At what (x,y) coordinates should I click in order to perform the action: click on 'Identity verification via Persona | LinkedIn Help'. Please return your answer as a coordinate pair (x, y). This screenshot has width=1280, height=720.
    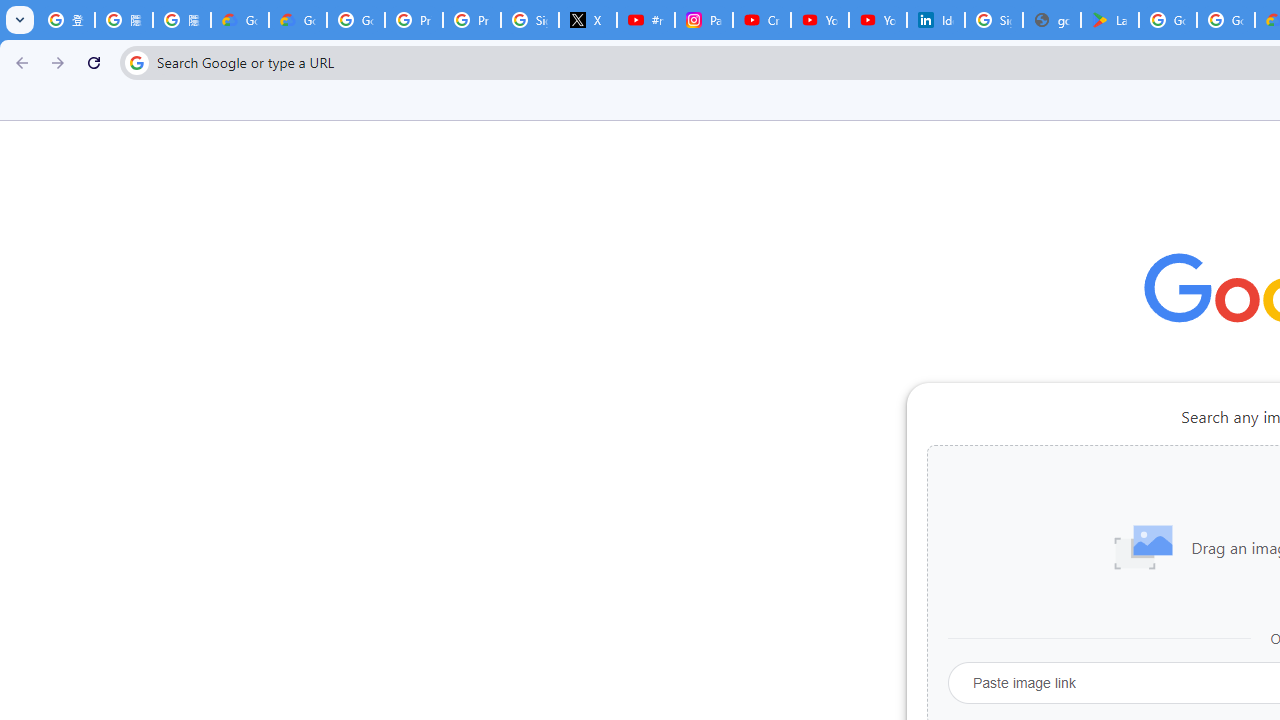
    Looking at the image, I should click on (935, 20).